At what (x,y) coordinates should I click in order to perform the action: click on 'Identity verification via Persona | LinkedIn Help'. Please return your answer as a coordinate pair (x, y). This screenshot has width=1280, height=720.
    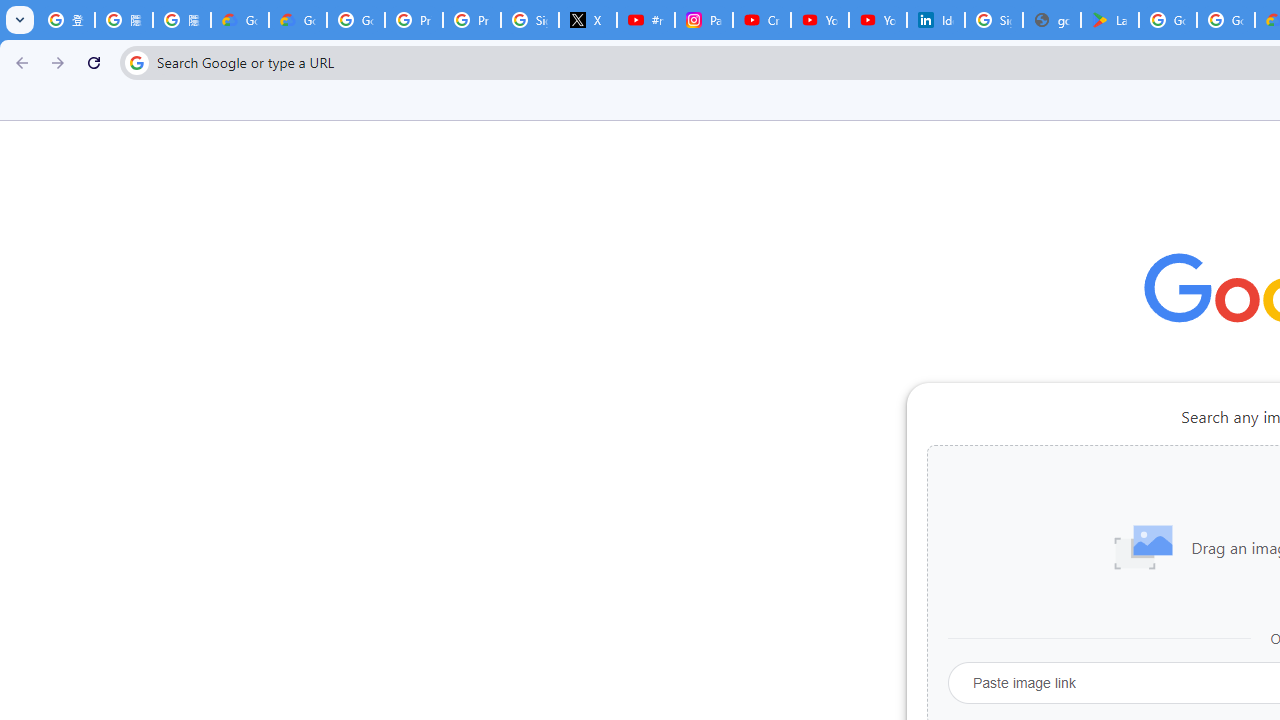
    Looking at the image, I should click on (935, 20).